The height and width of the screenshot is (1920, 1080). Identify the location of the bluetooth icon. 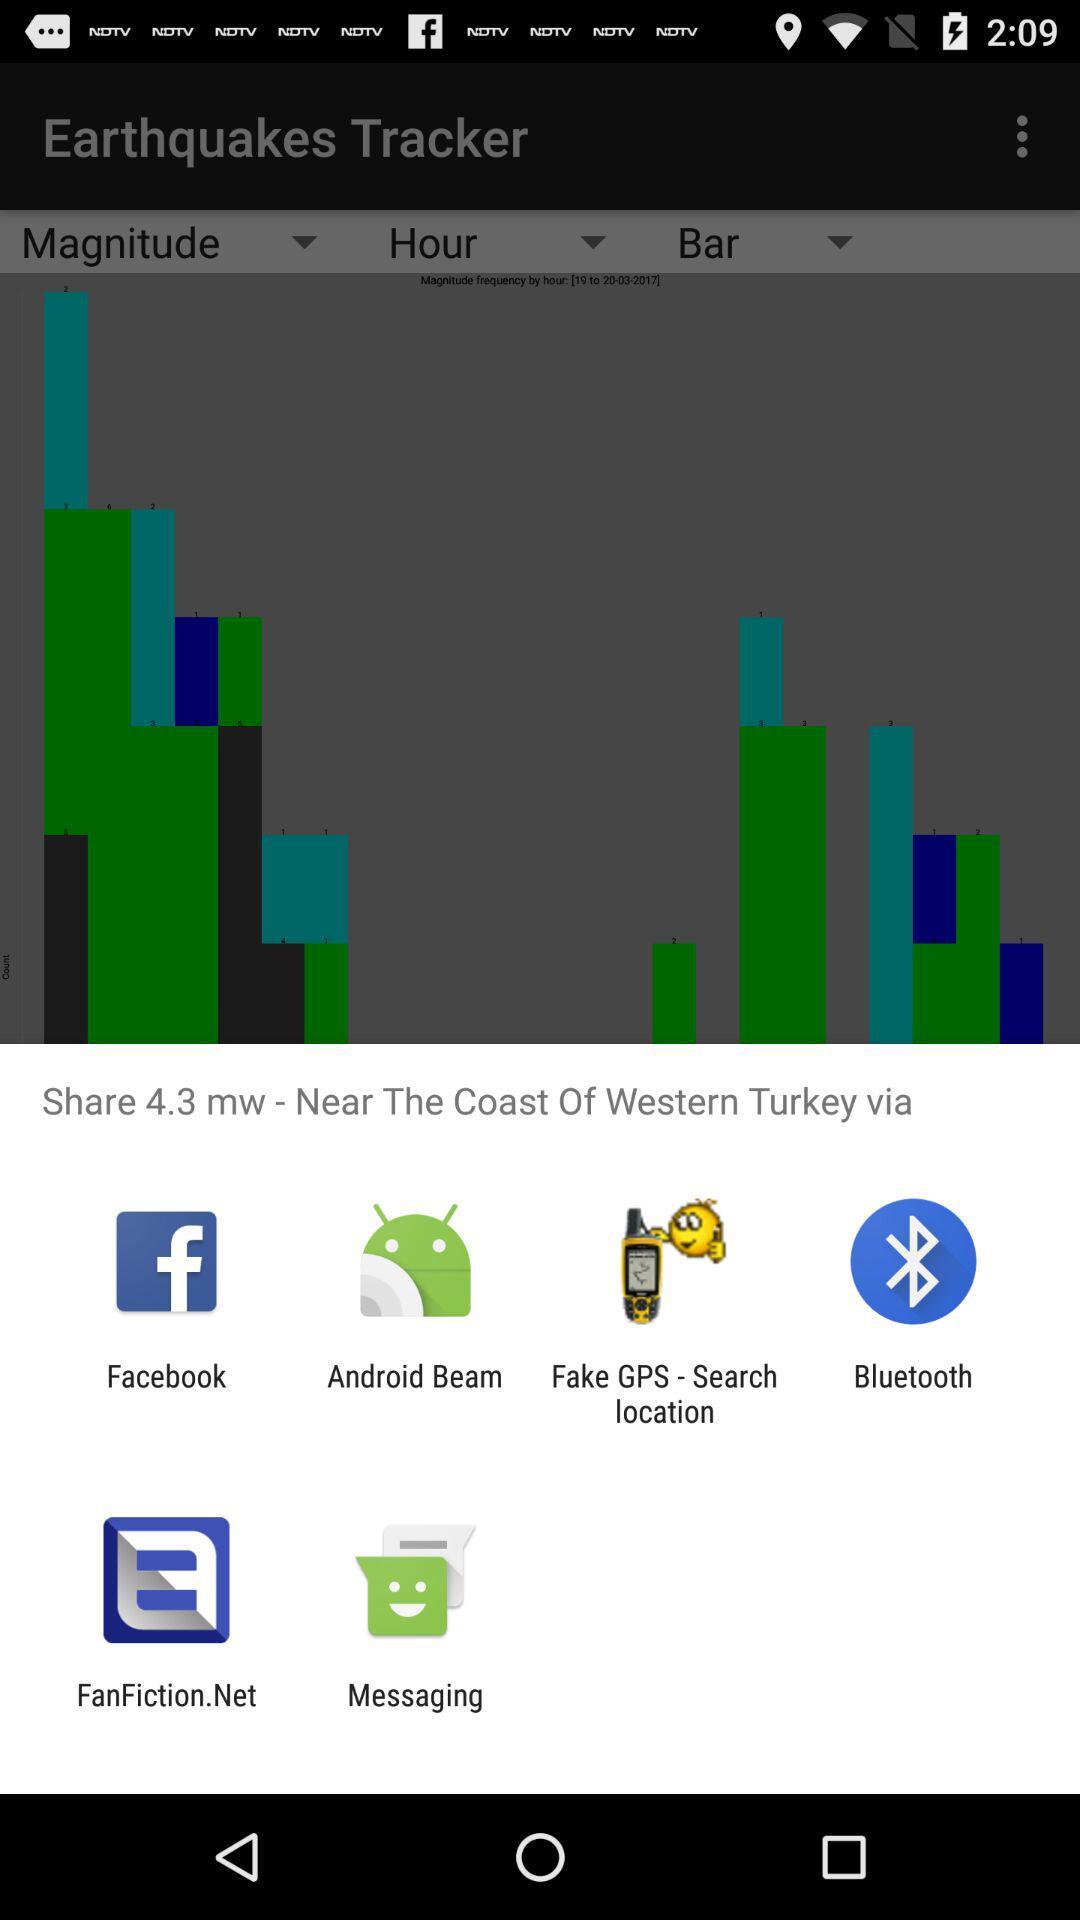
(913, 1392).